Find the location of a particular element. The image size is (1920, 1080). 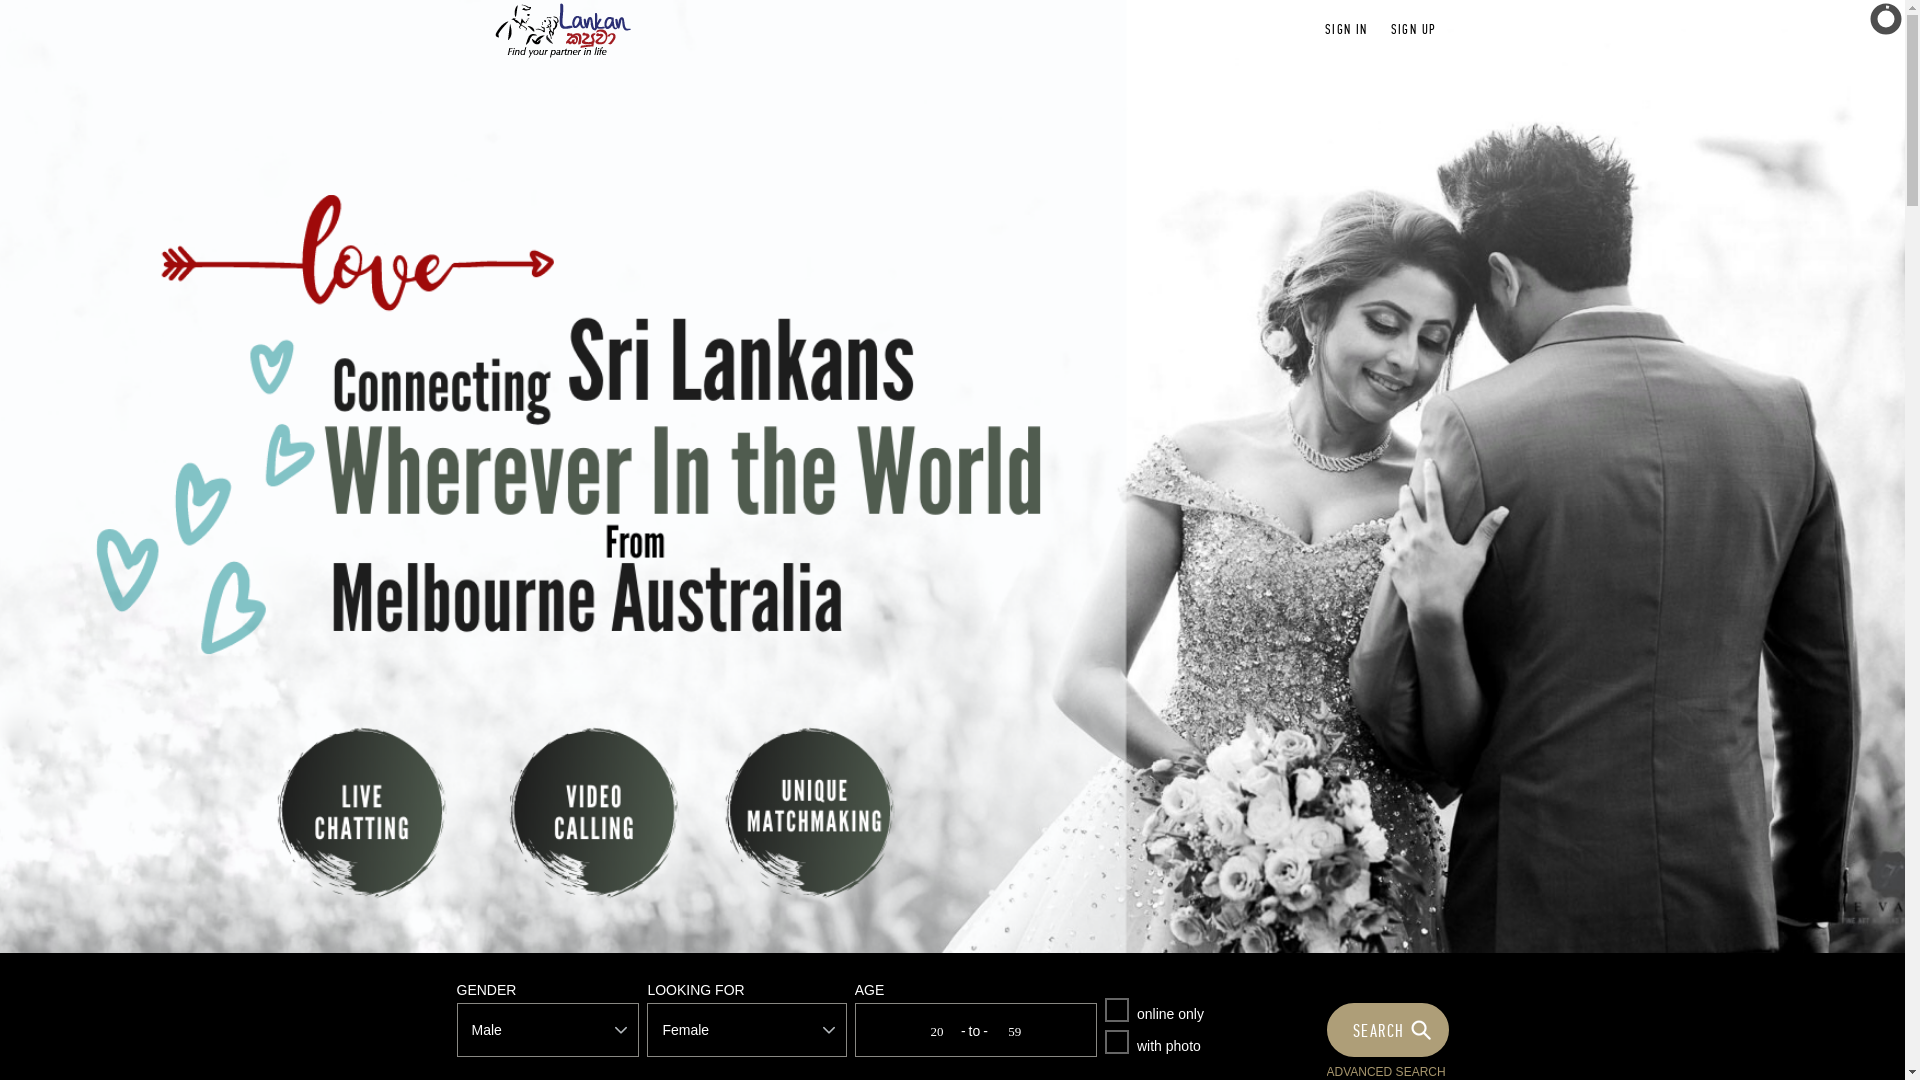

'ADVANCED SEARCH' is located at coordinates (1325, 1071).